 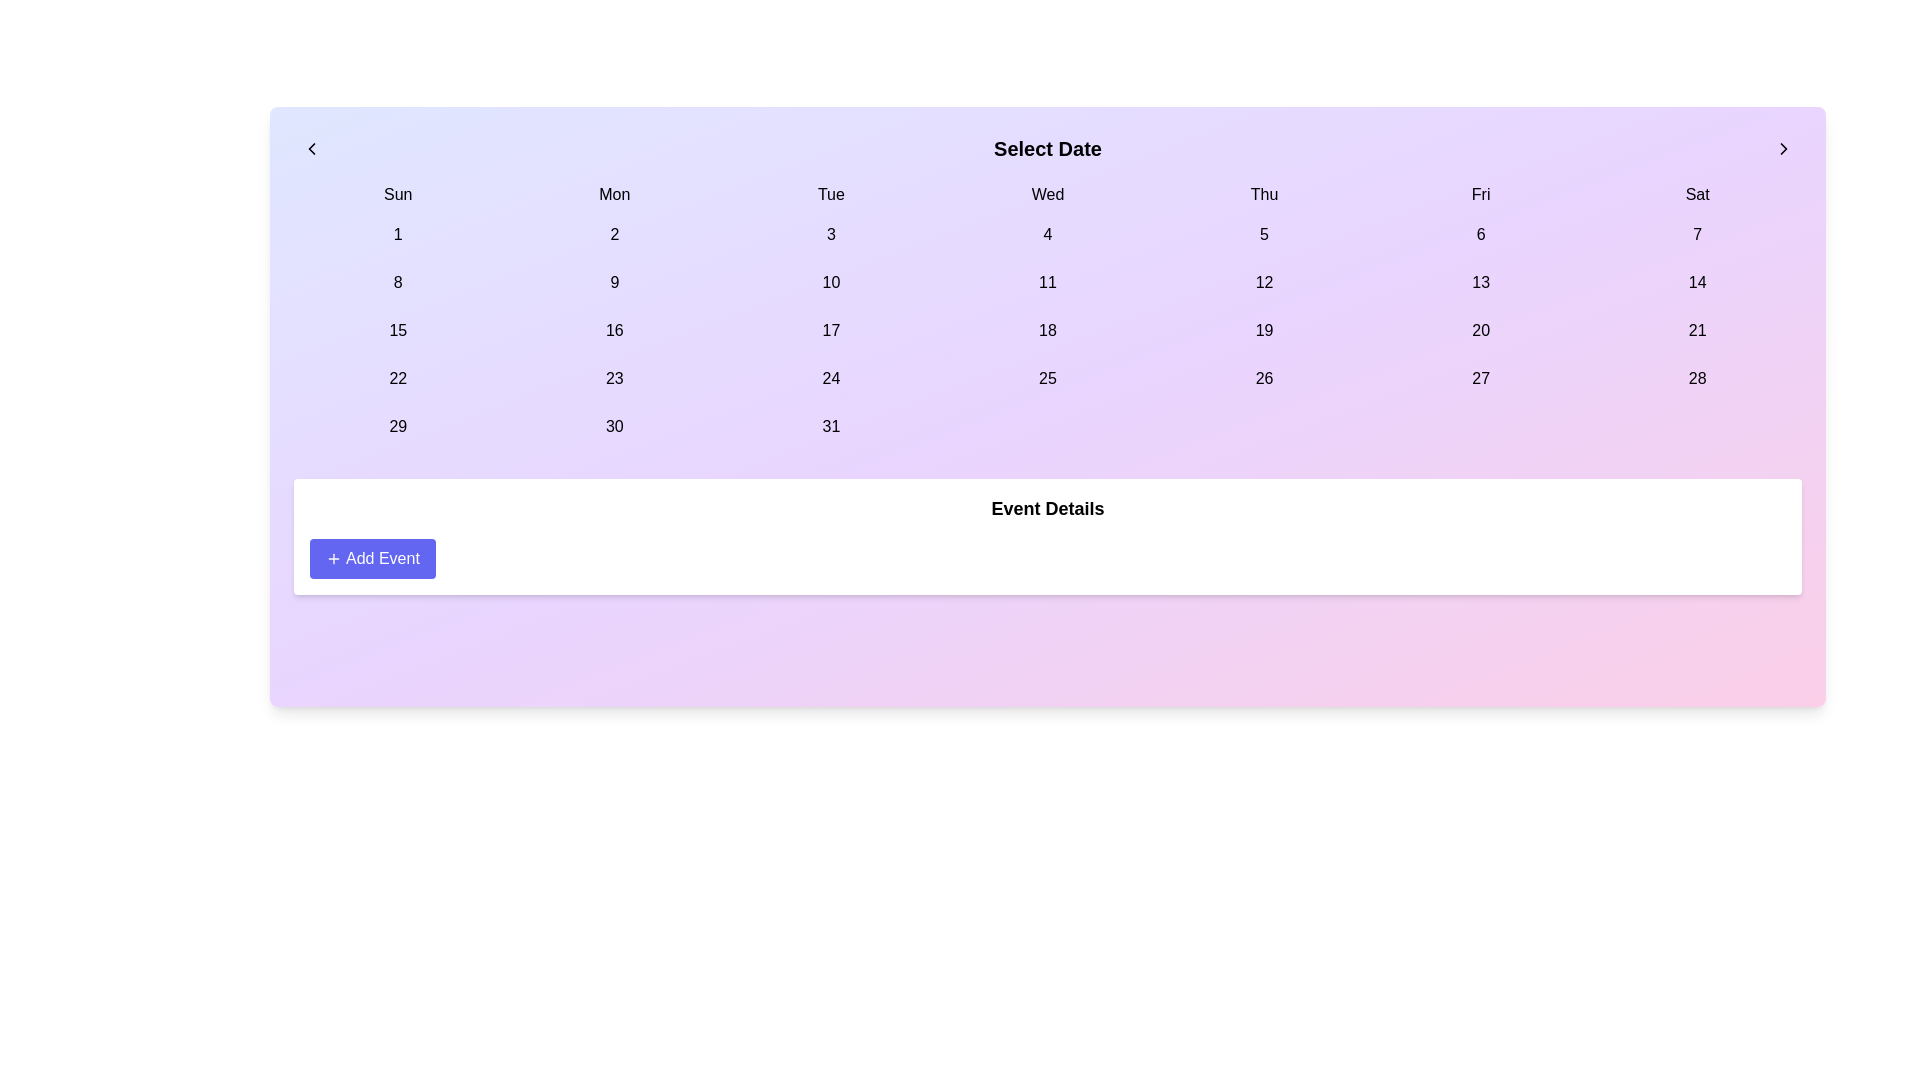 What do you see at coordinates (398, 330) in the screenshot?
I see `the calendar date button representing the date '15' located in the third row's first column of the calendar grid` at bounding box center [398, 330].